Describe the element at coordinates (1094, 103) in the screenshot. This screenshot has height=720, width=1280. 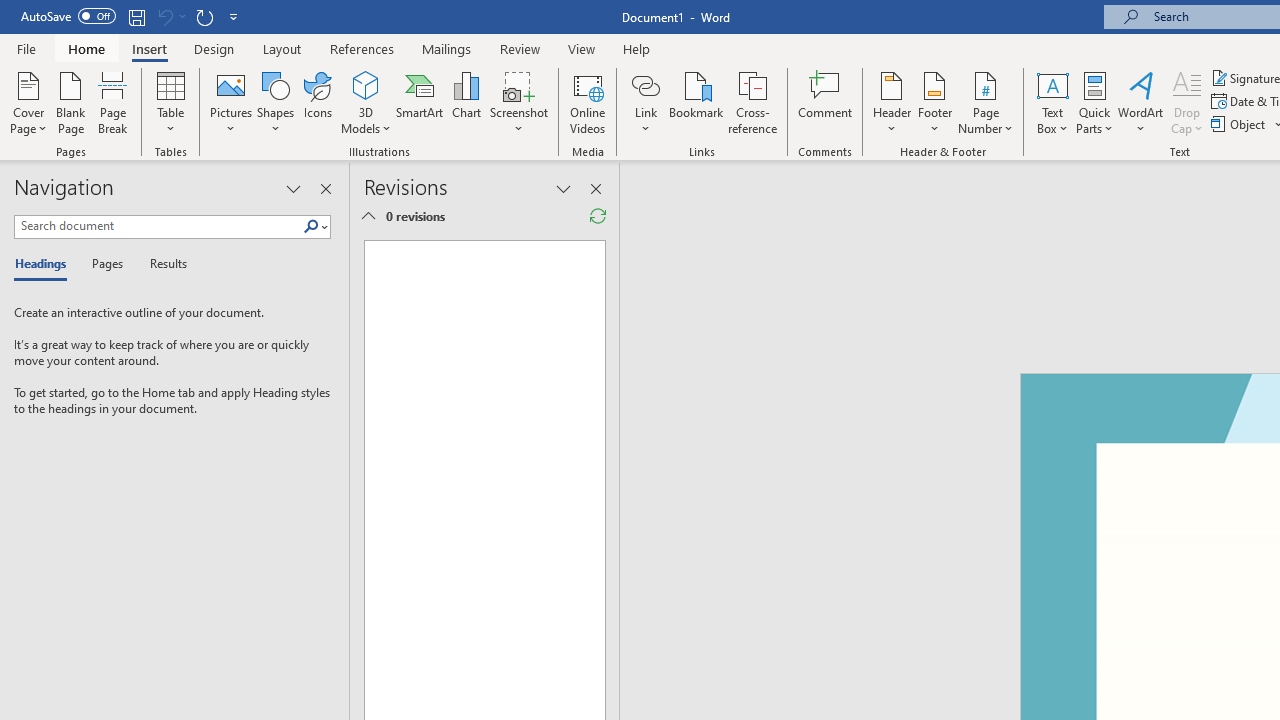
I see `'Quick Parts'` at that location.